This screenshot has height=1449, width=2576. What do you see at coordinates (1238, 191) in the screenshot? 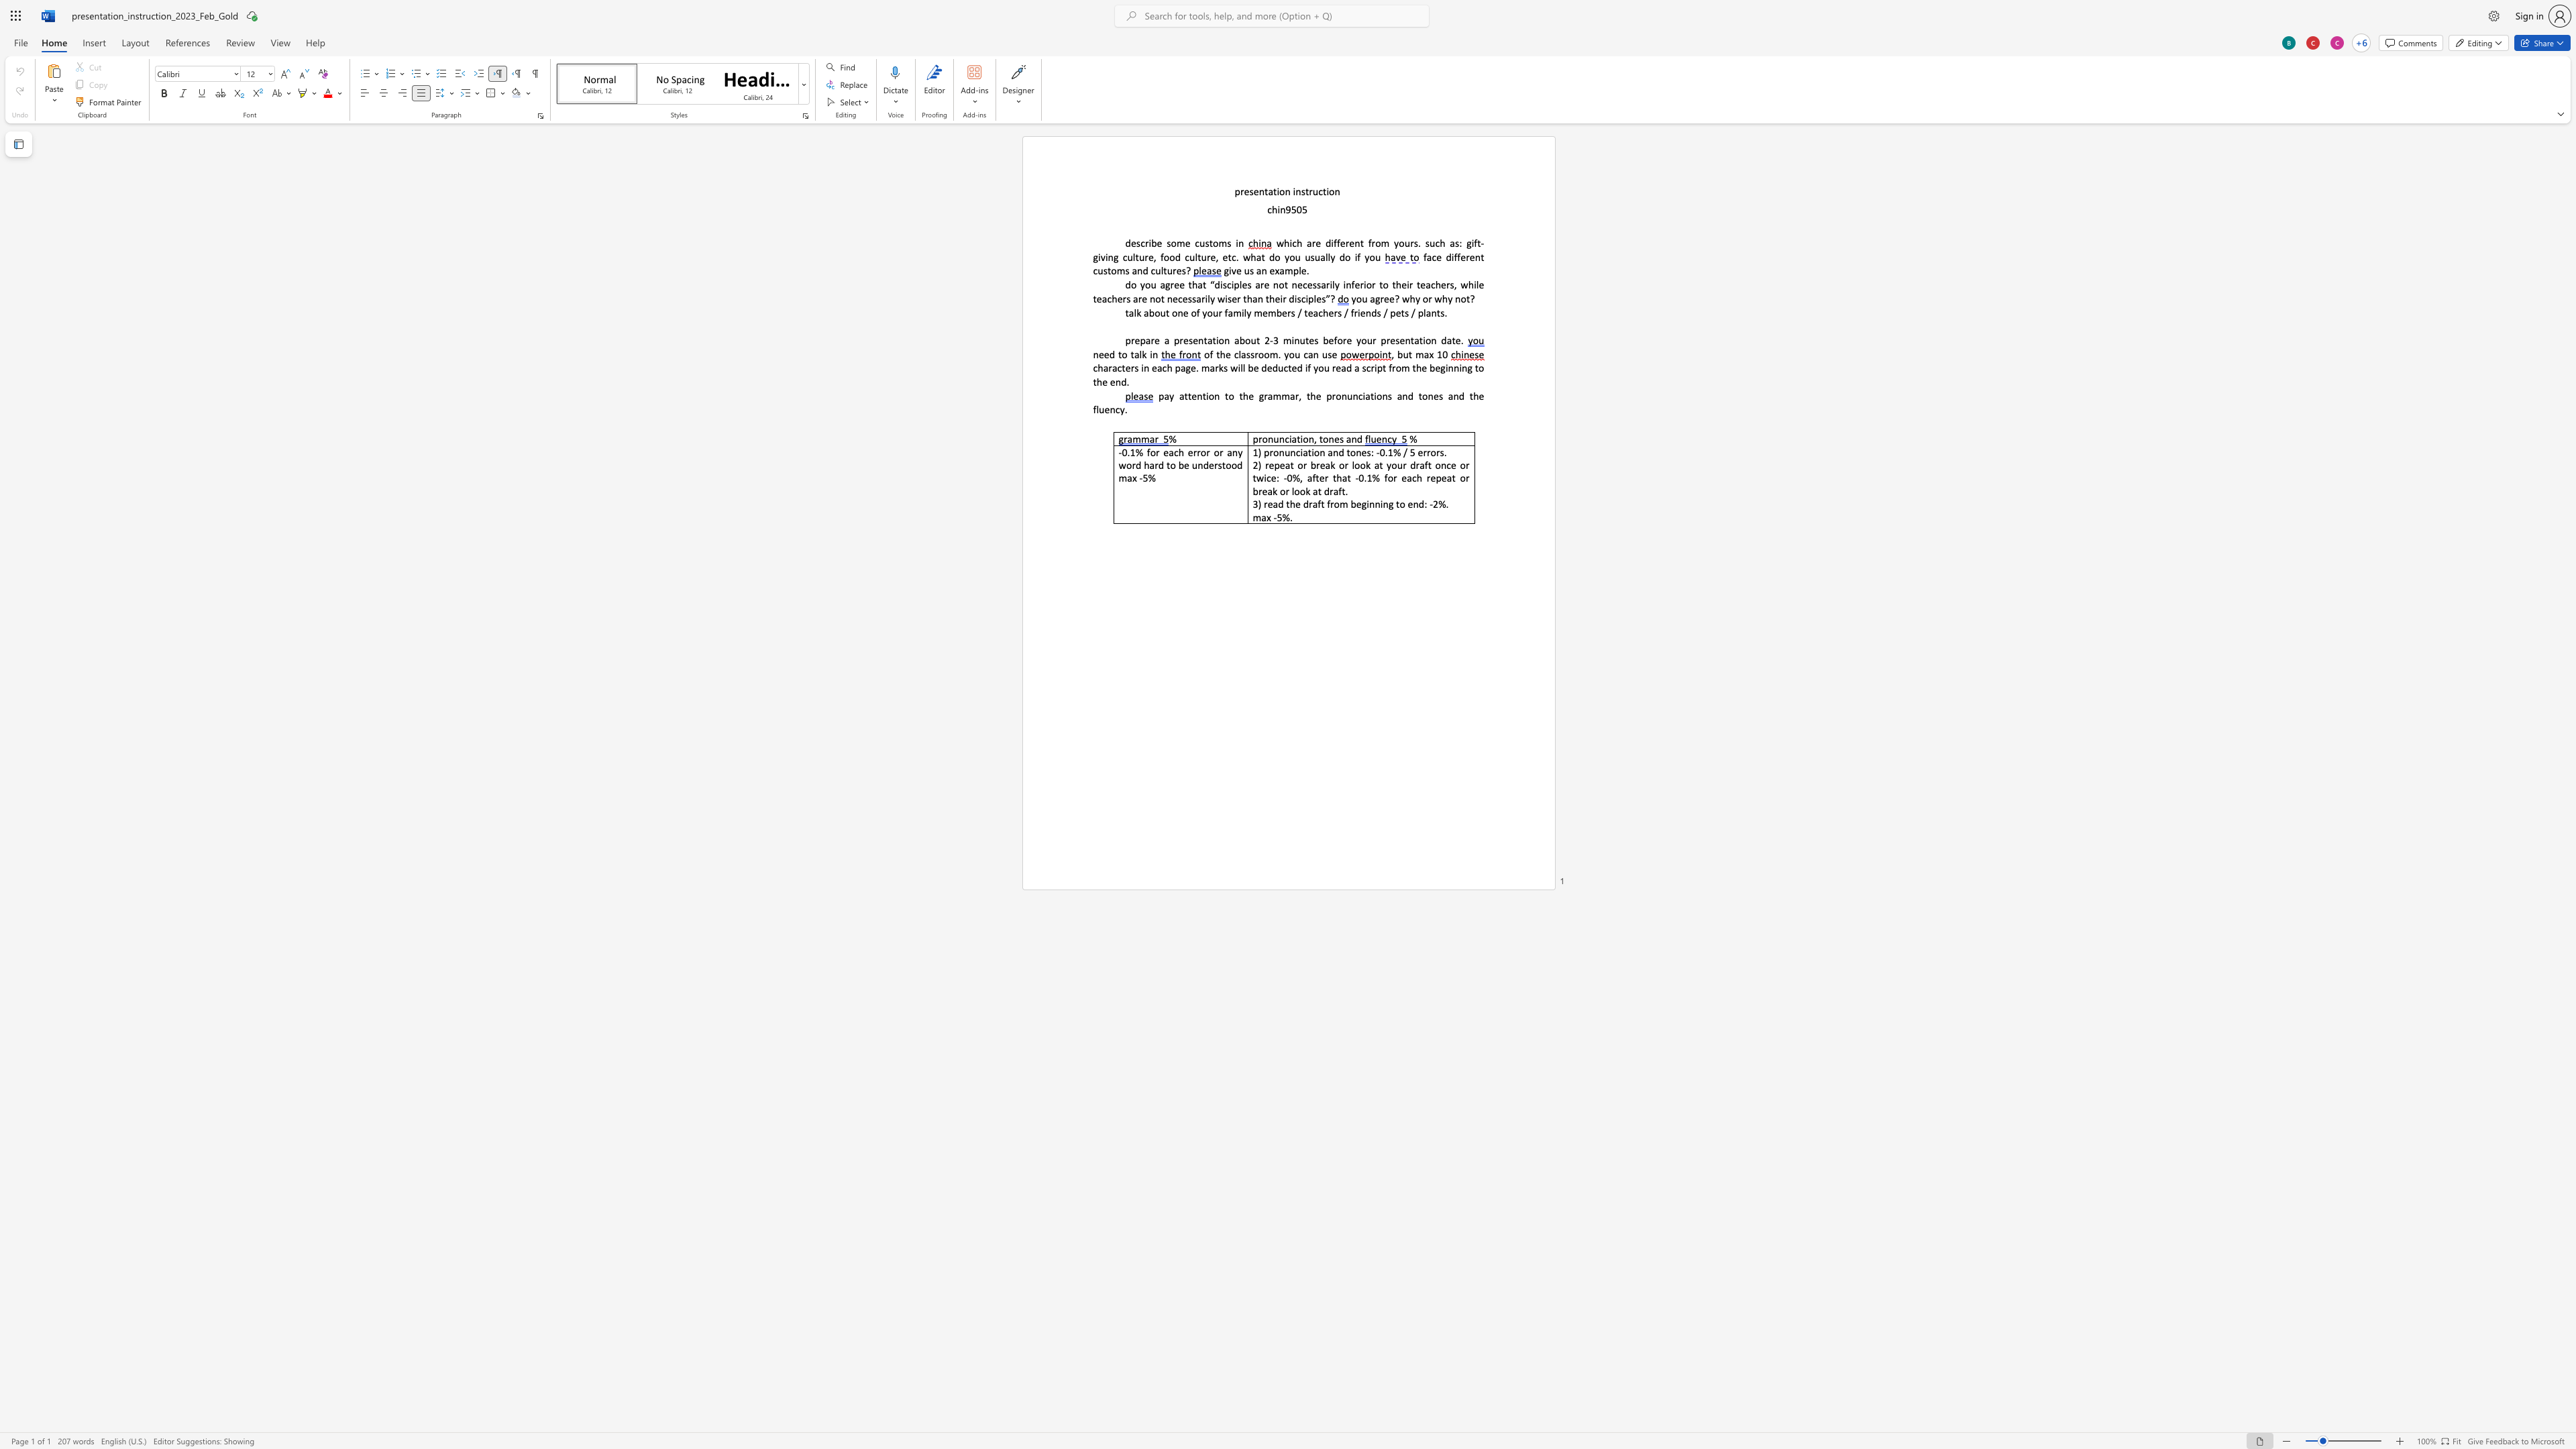
I see `the space between the continuous character "p" and "r" in the text` at bounding box center [1238, 191].